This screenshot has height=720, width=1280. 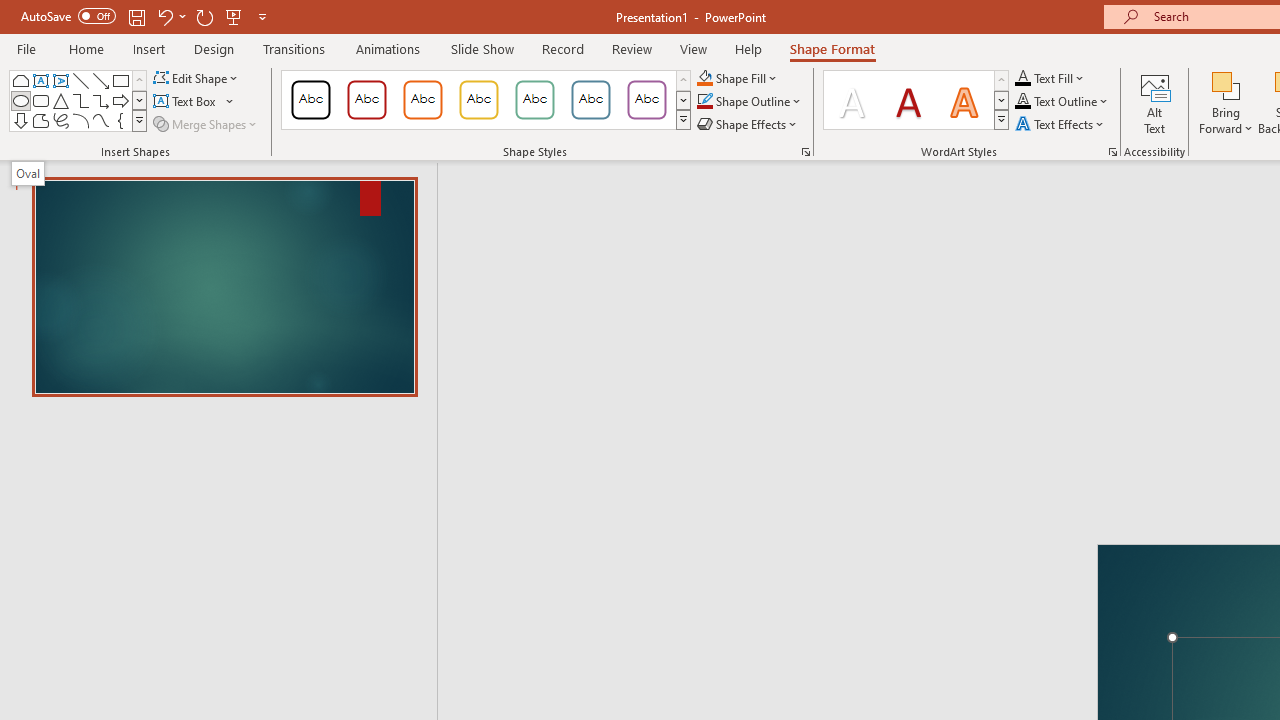 What do you see at coordinates (60, 80) in the screenshot?
I see `'Vertical Text Box'` at bounding box center [60, 80].